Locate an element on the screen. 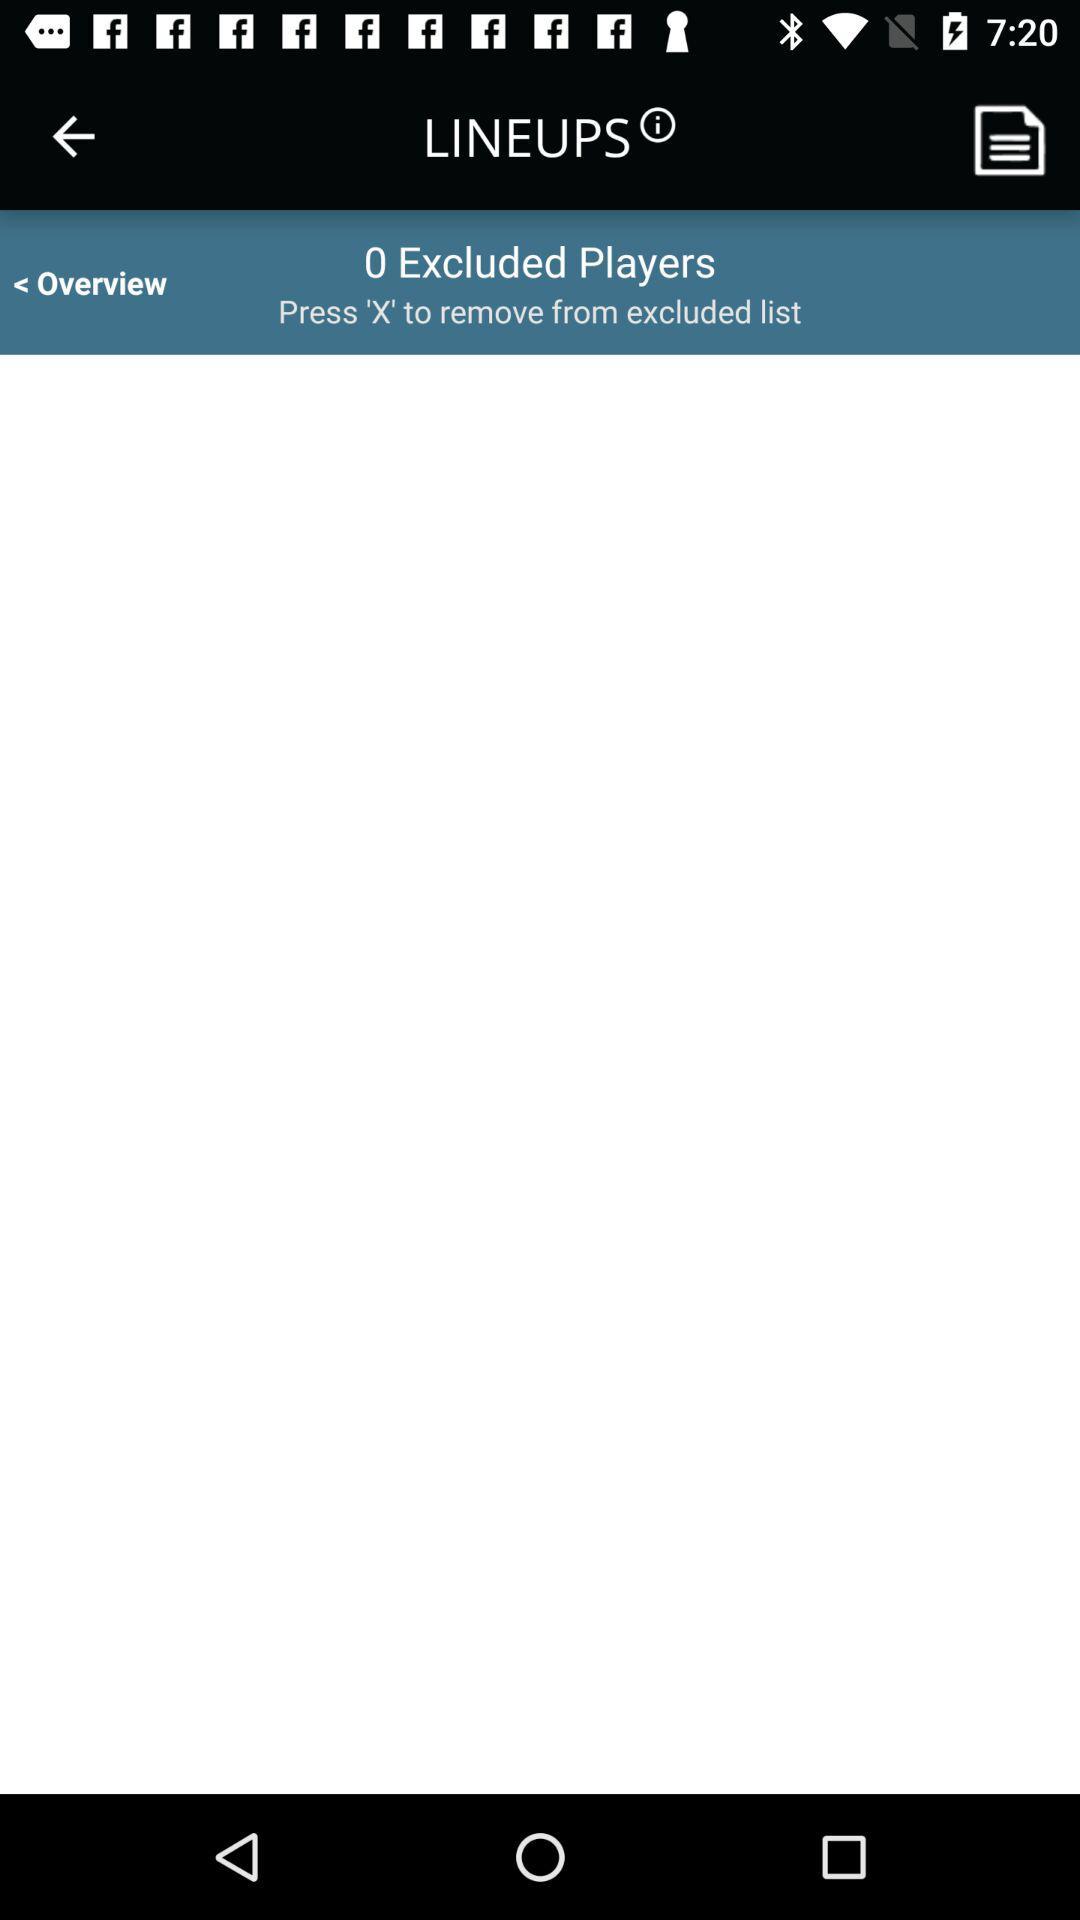 The height and width of the screenshot is (1920, 1080). the < overview icon is located at coordinates (108, 281).